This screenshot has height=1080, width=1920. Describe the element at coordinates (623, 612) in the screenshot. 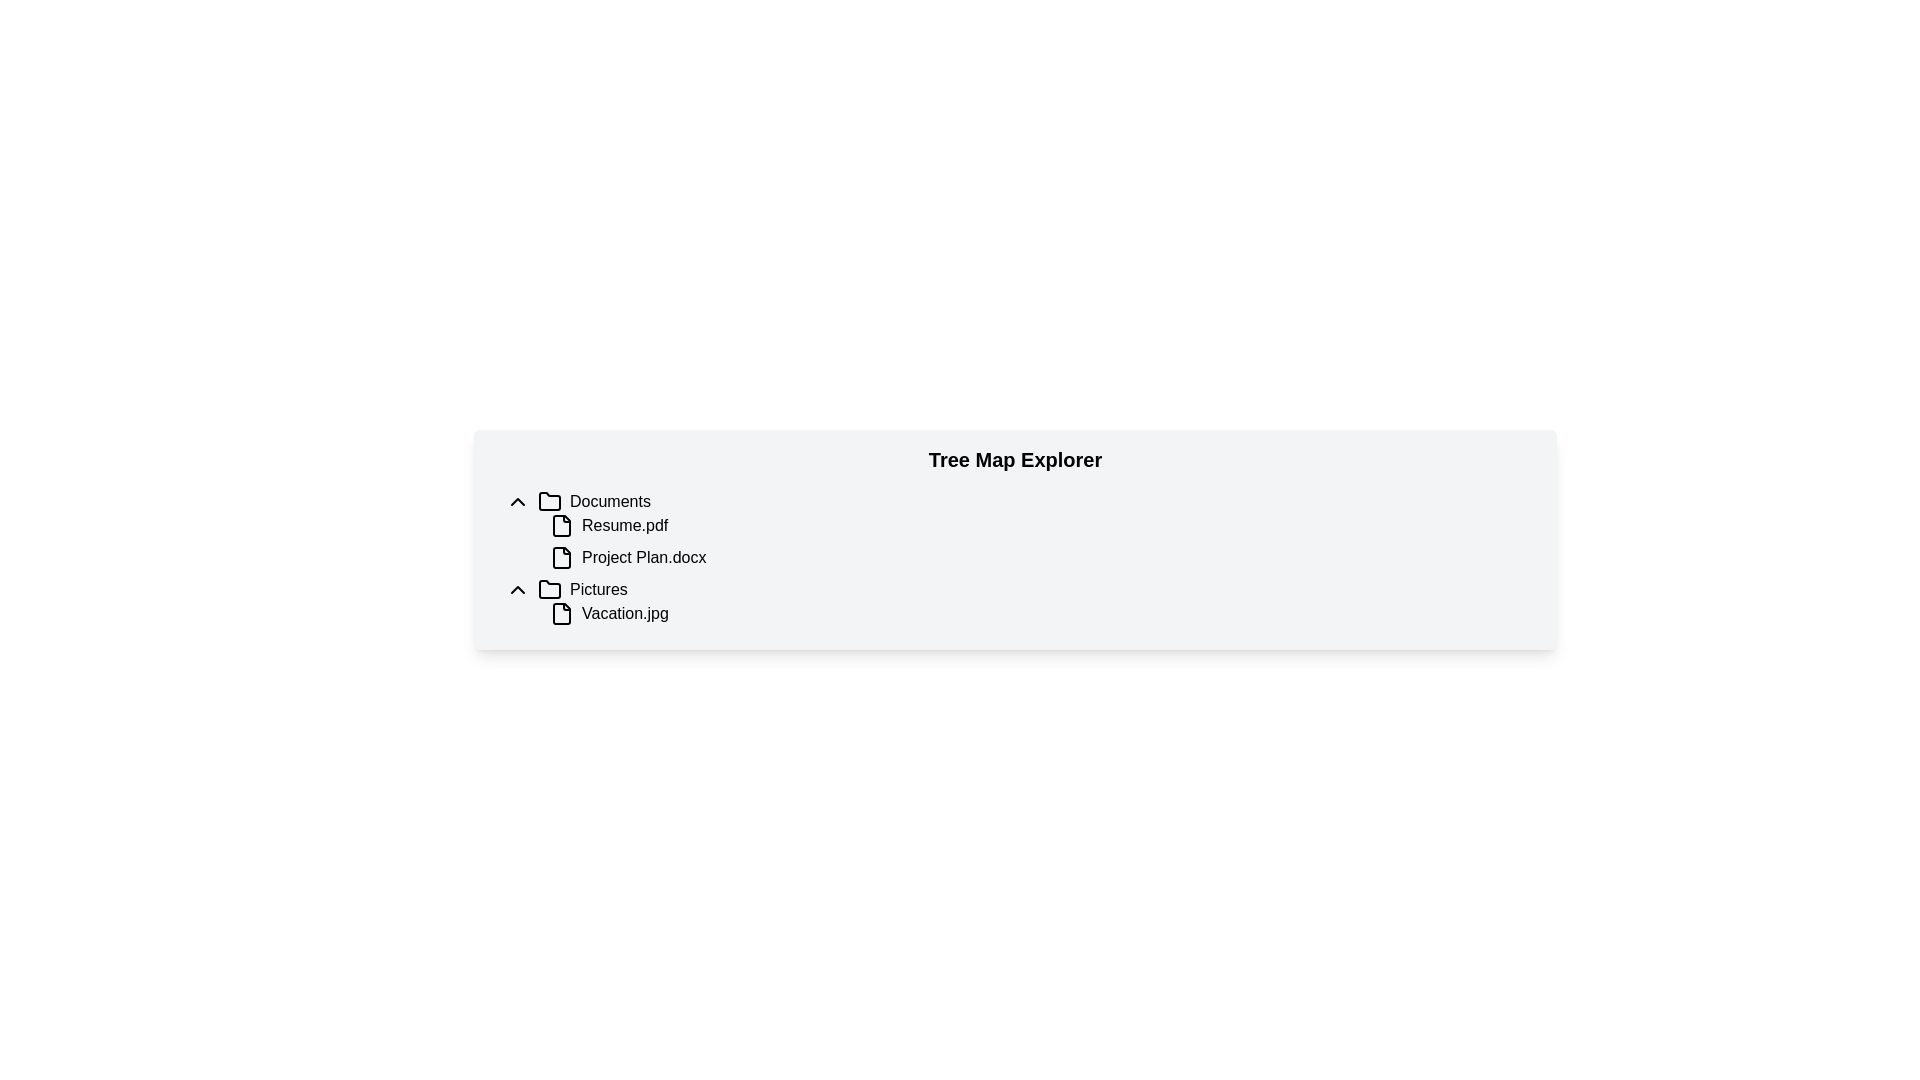

I see `the text label 'Vacation.jpg' in the file explorer interface` at that location.